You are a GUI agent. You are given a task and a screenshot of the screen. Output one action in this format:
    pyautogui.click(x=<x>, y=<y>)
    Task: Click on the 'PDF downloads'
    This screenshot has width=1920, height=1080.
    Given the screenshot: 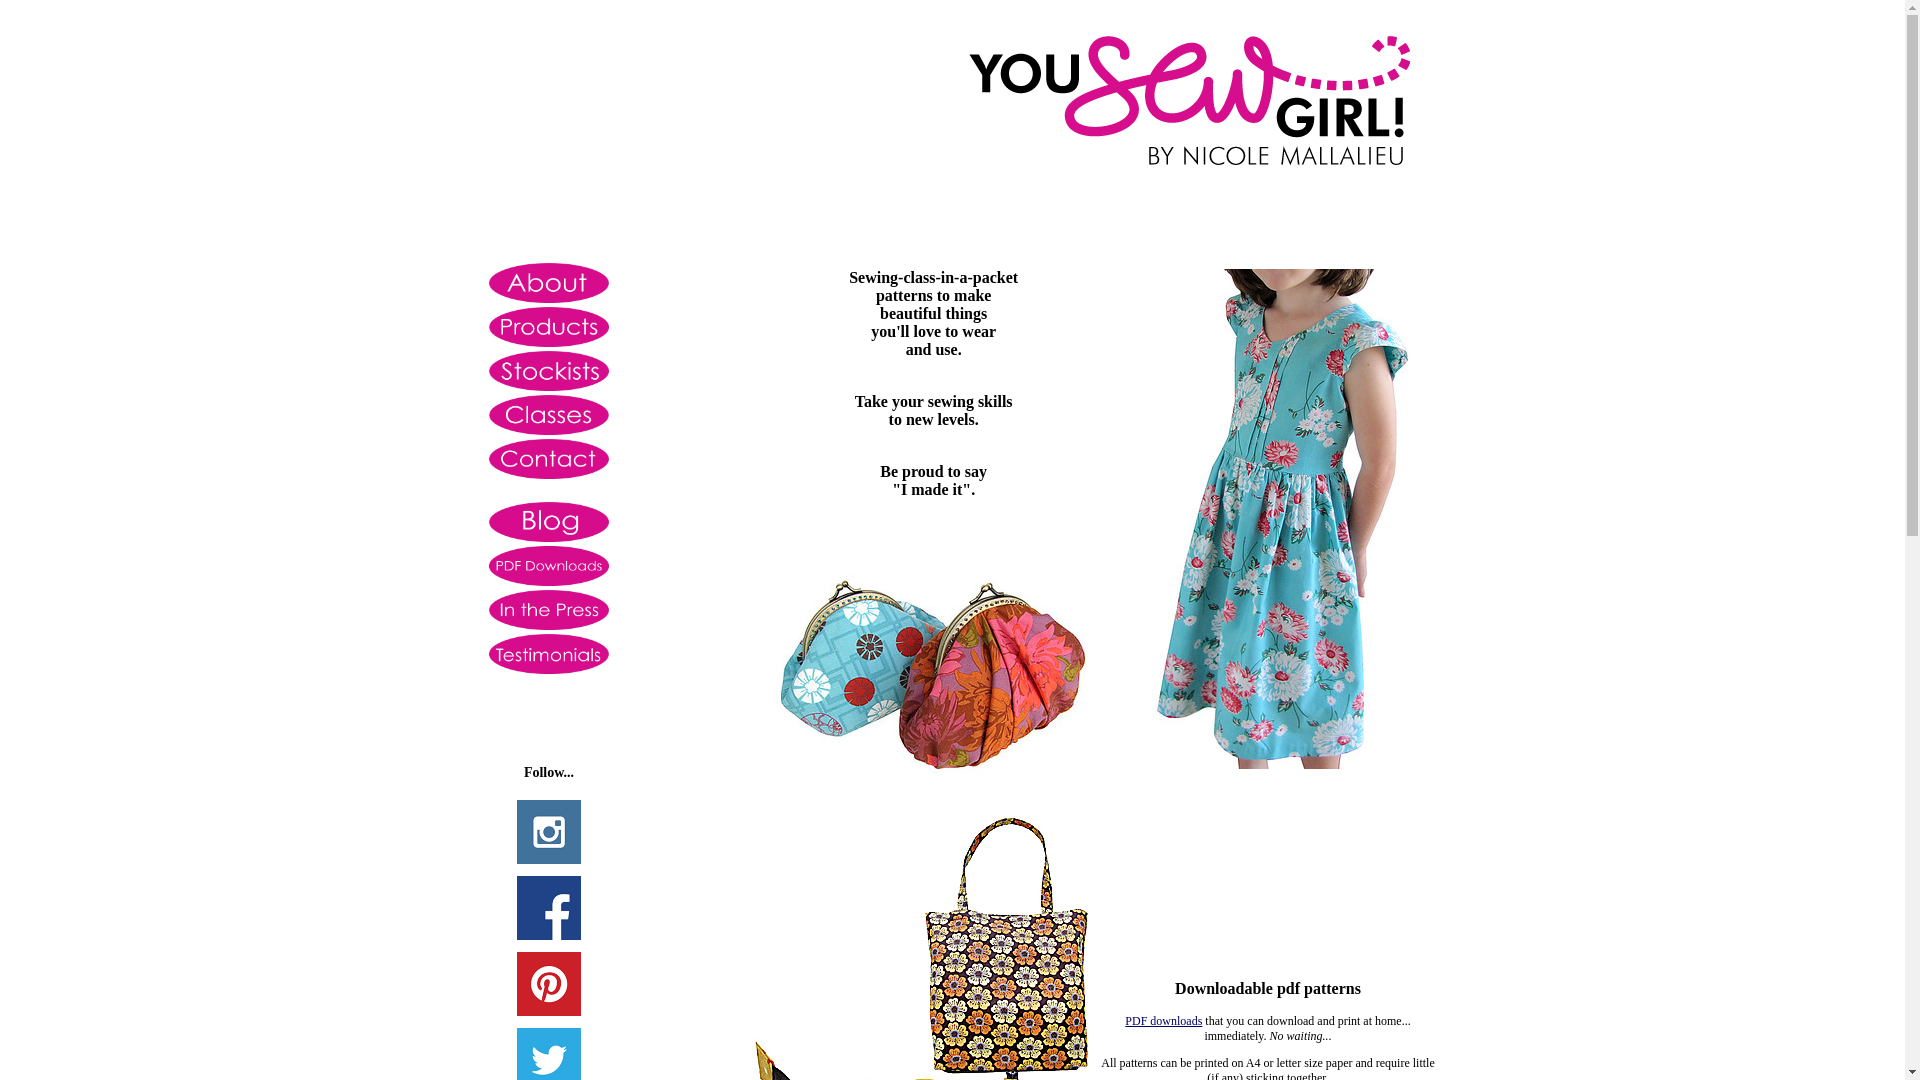 What is the action you would take?
    pyautogui.click(x=1124, y=1021)
    